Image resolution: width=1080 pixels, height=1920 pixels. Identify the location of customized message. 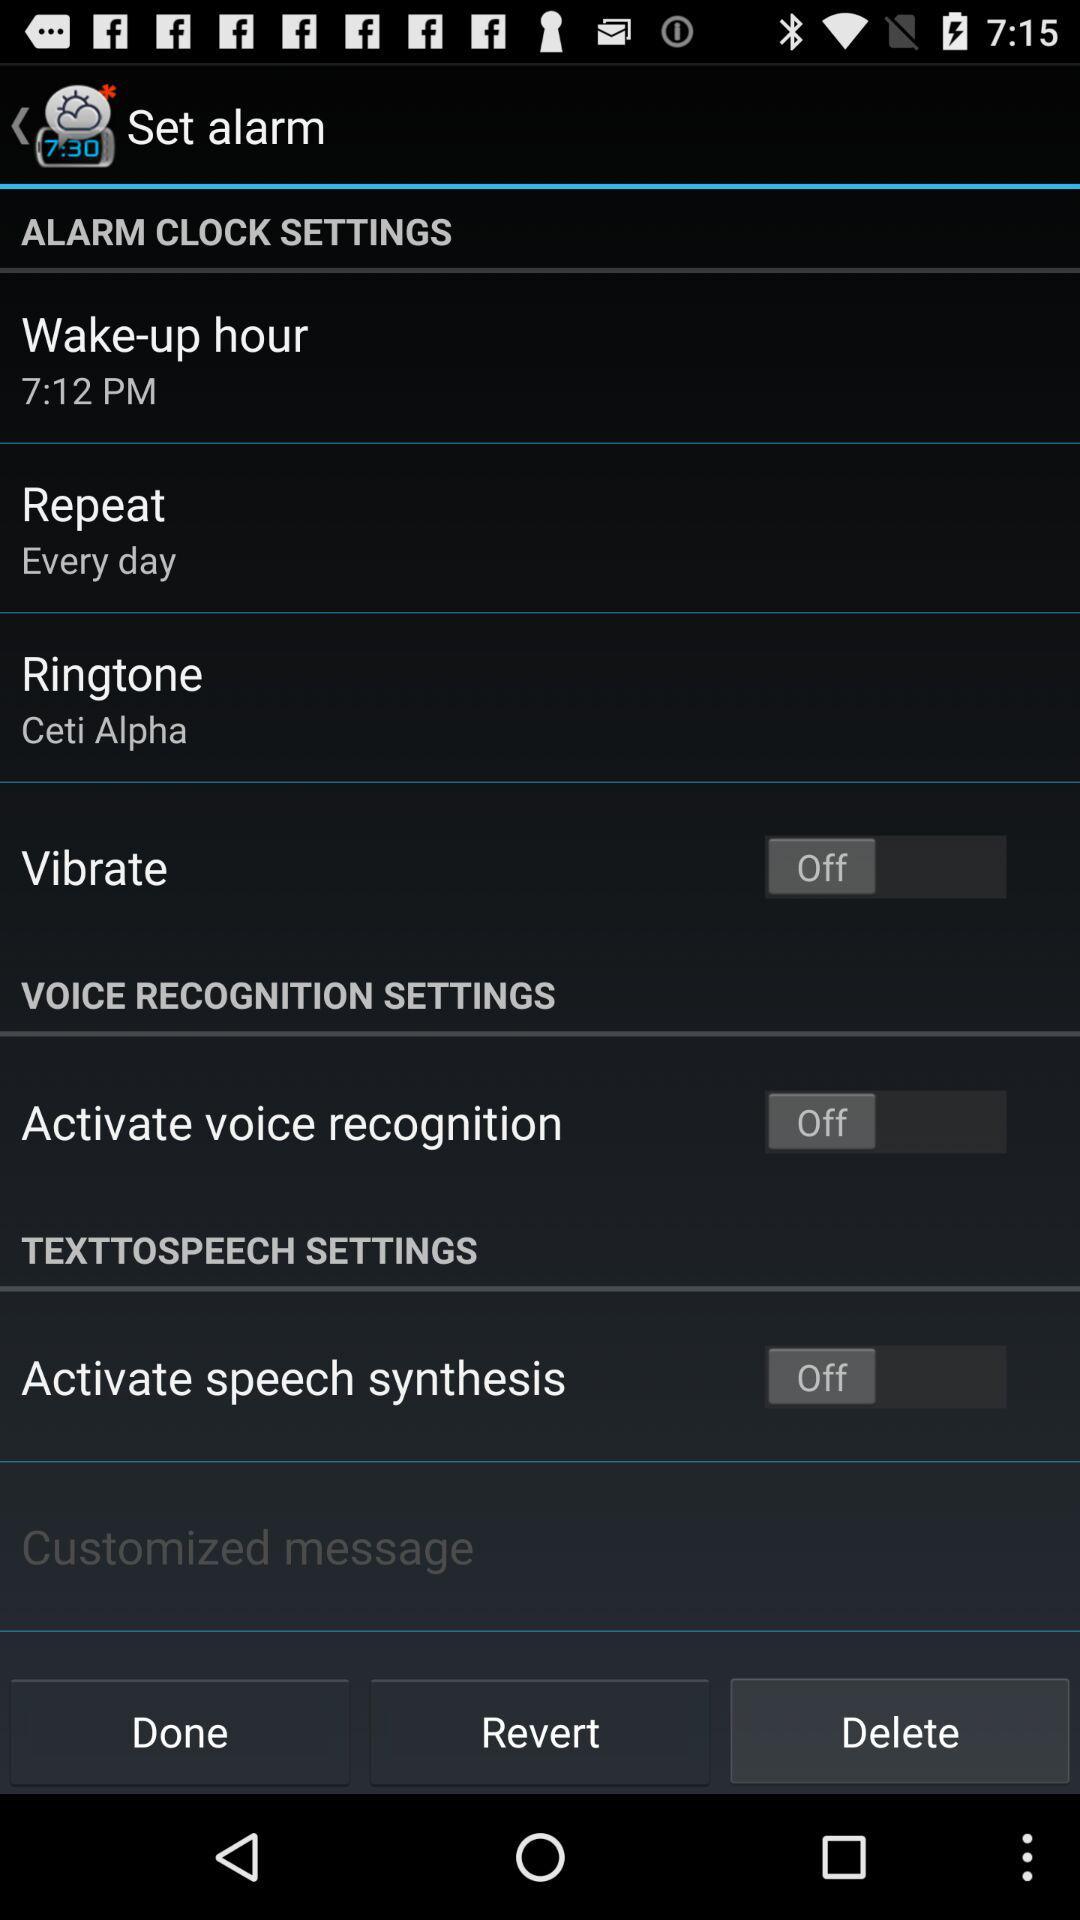
(246, 1545).